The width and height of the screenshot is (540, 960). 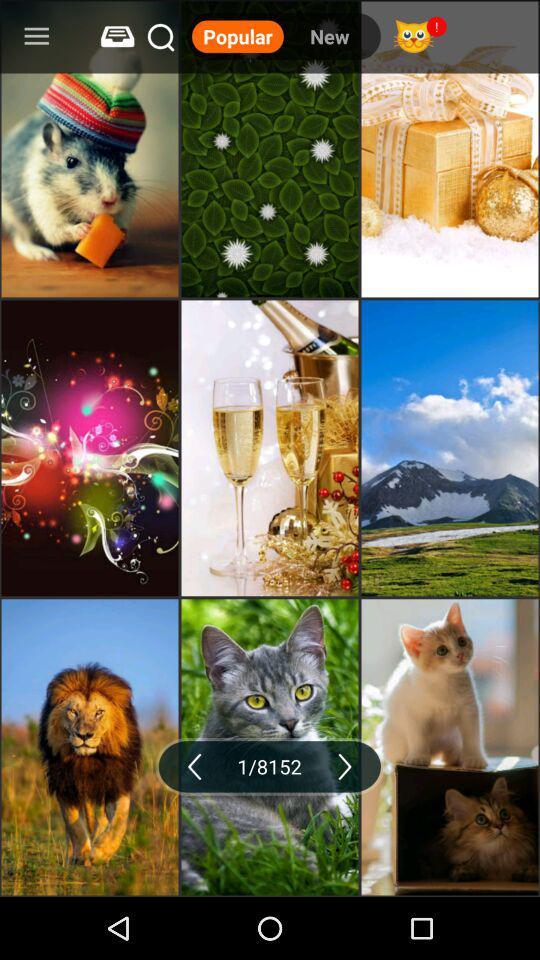 What do you see at coordinates (329, 35) in the screenshot?
I see `icon next to the popular icon` at bounding box center [329, 35].